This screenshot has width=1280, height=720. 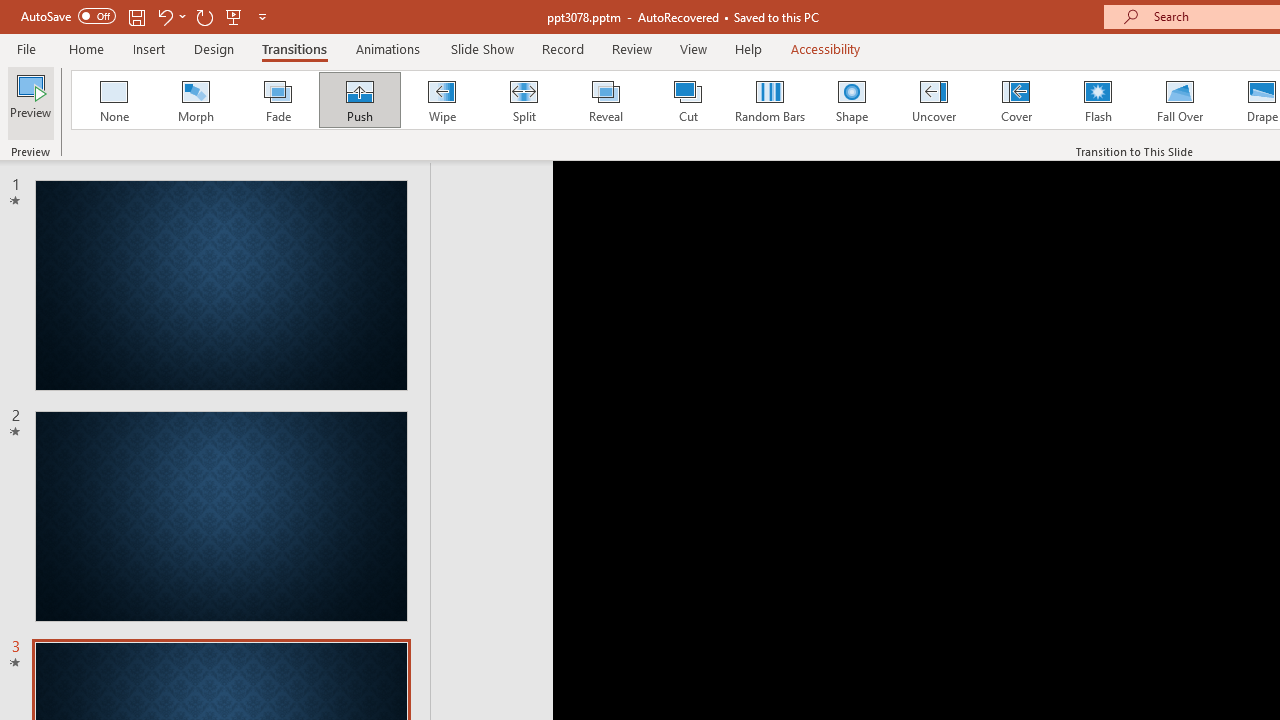 What do you see at coordinates (1180, 100) in the screenshot?
I see `'Fall Over'` at bounding box center [1180, 100].